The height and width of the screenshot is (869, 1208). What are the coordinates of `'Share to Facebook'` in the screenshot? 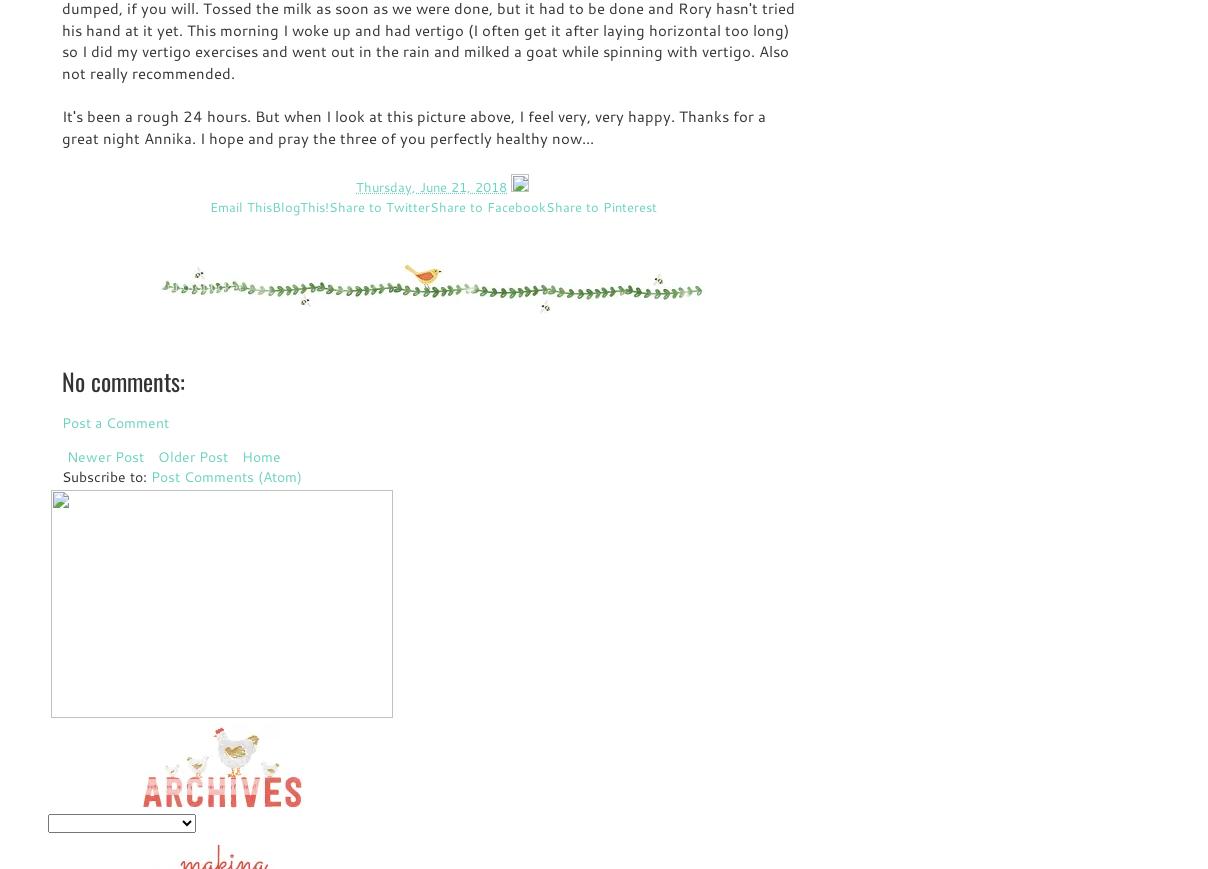 It's located at (486, 205).